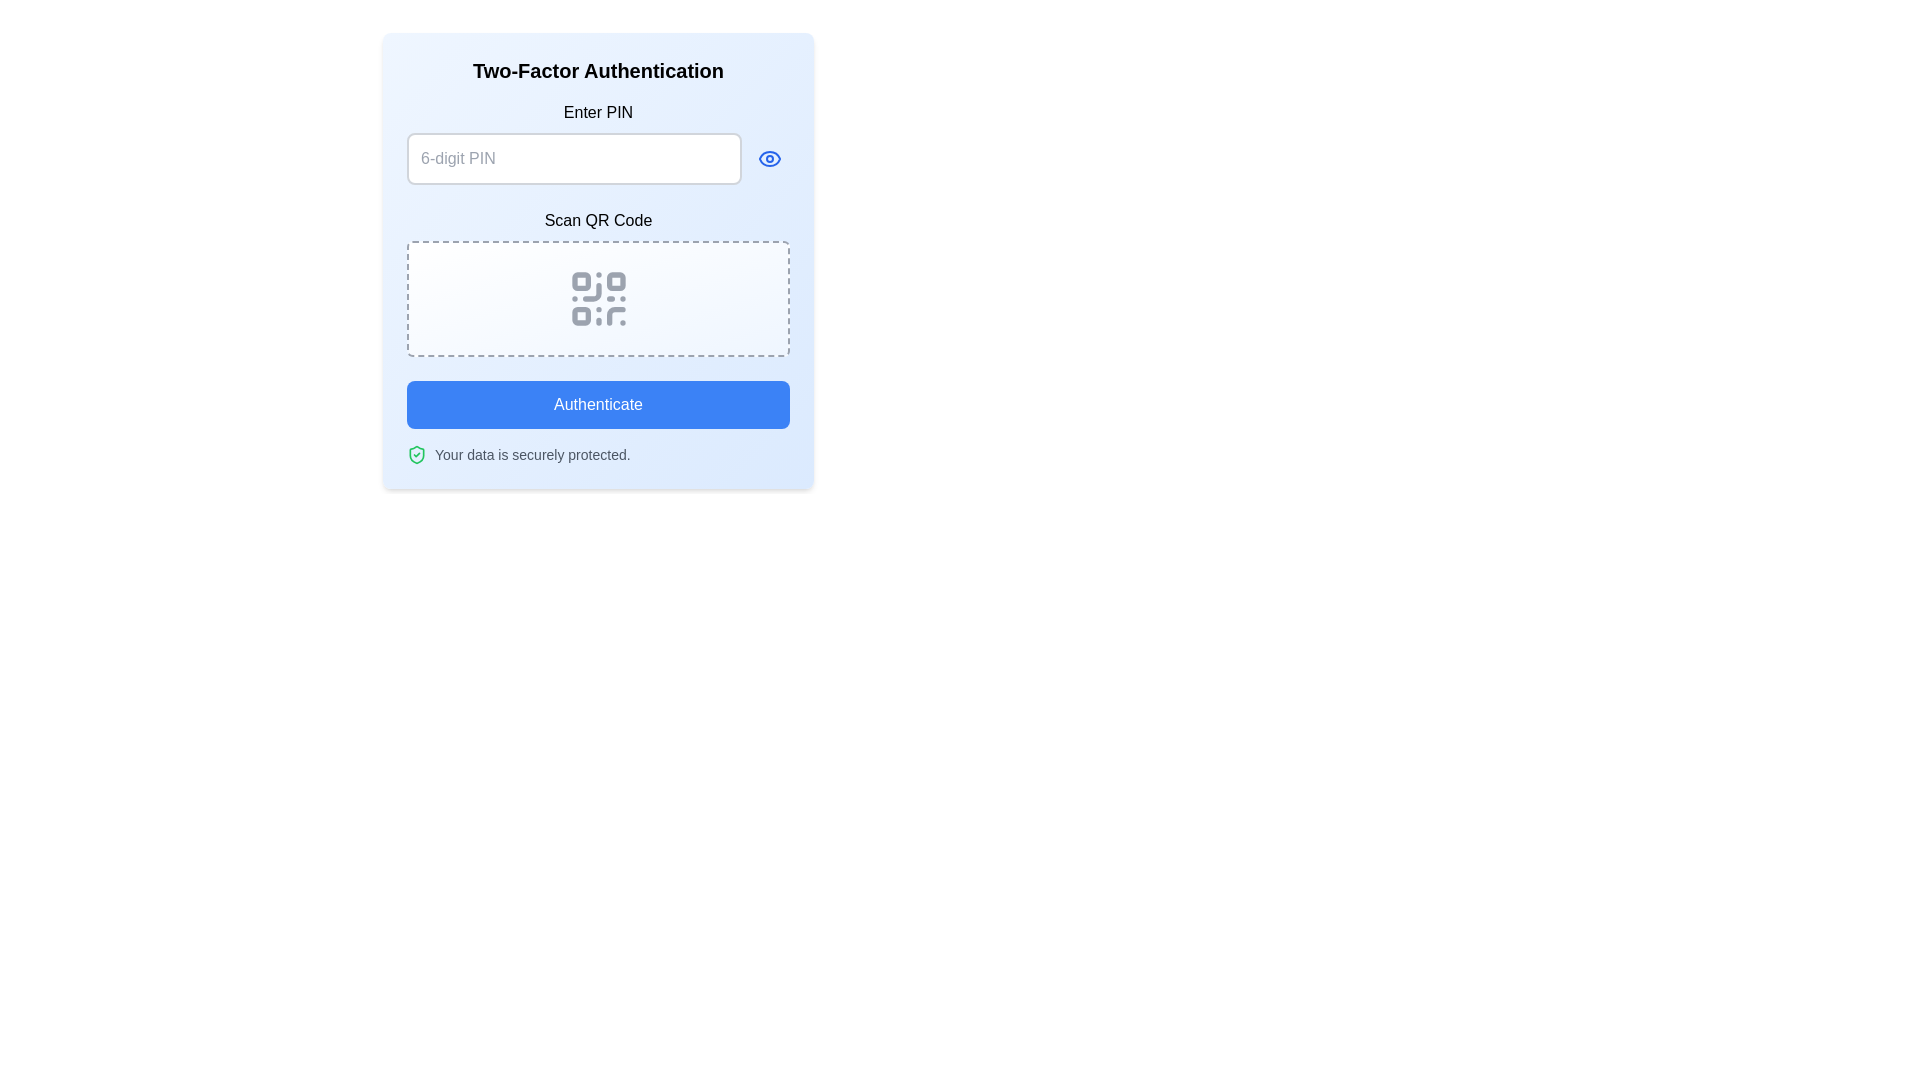 This screenshot has height=1080, width=1920. I want to click on the 'Enter PIN' password input field with visibility toggle, so click(597, 141).